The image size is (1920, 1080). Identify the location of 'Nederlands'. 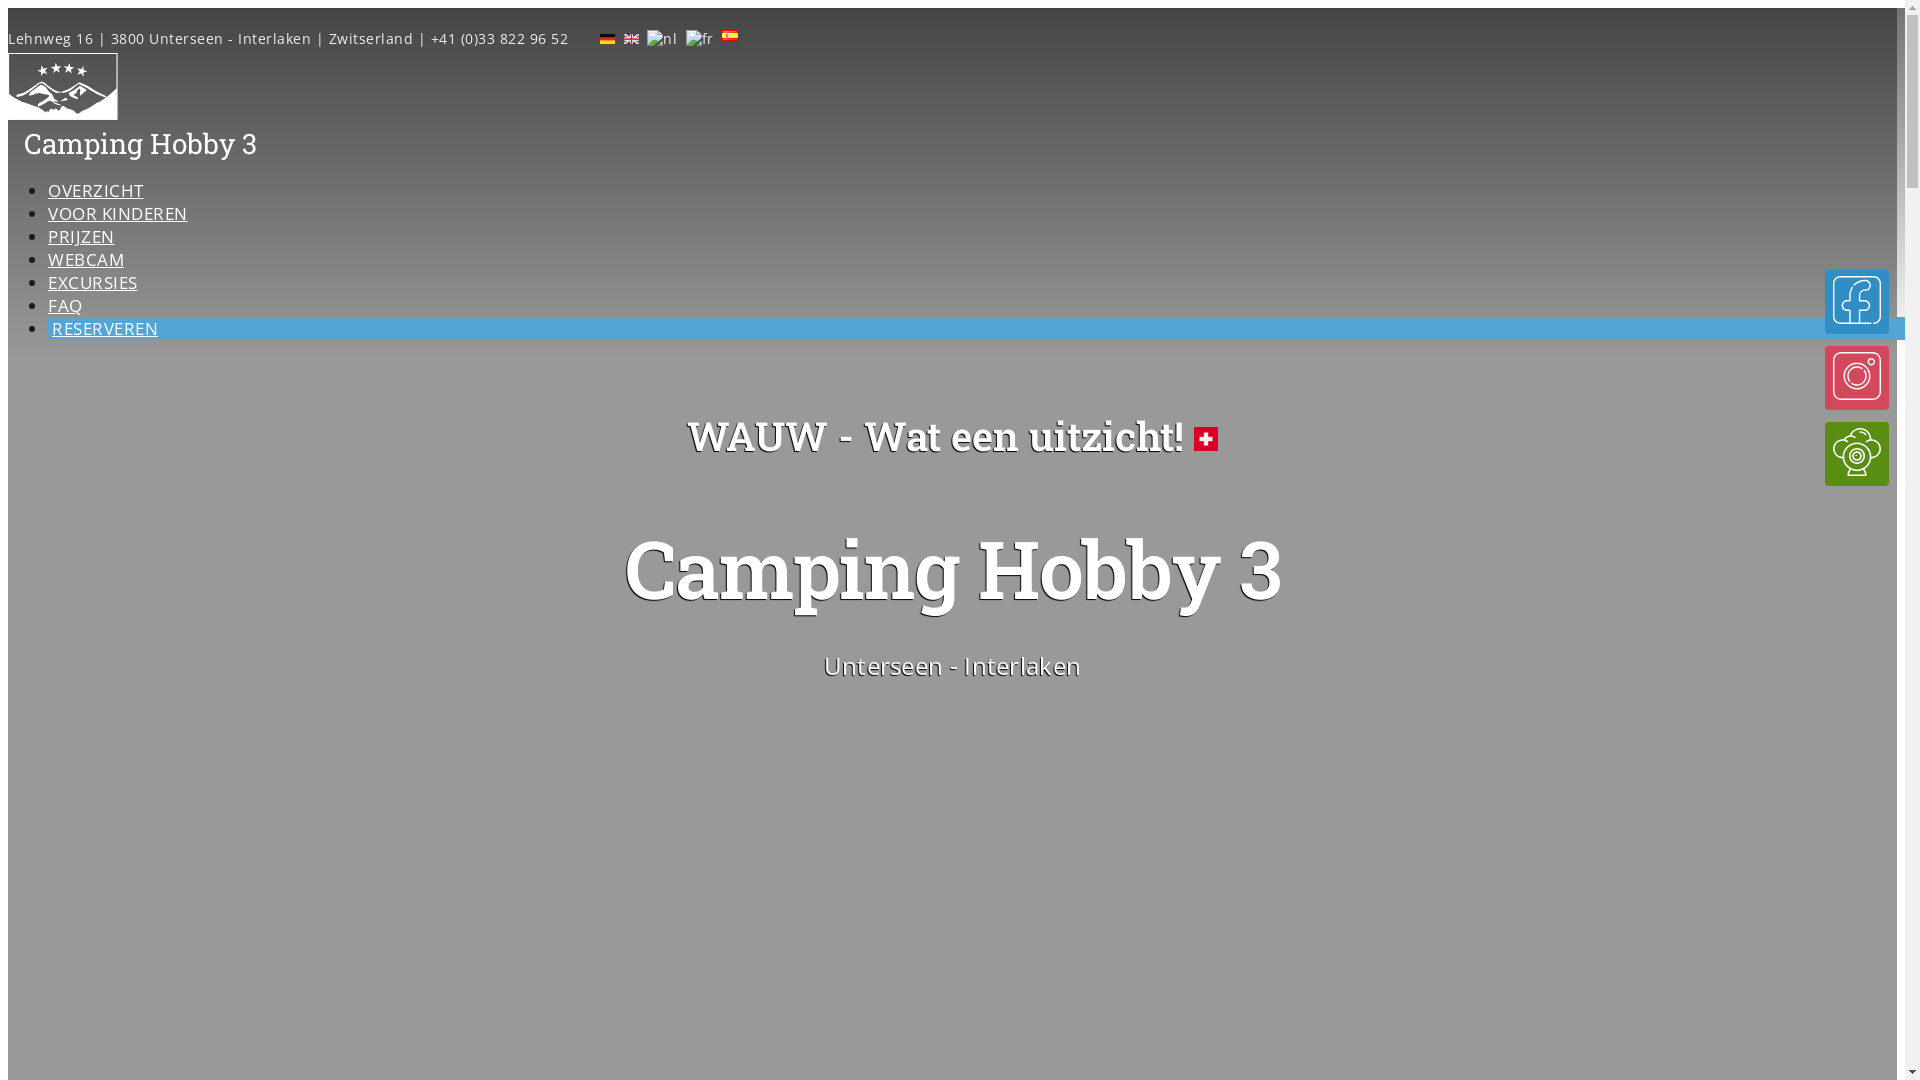
(662, 38).